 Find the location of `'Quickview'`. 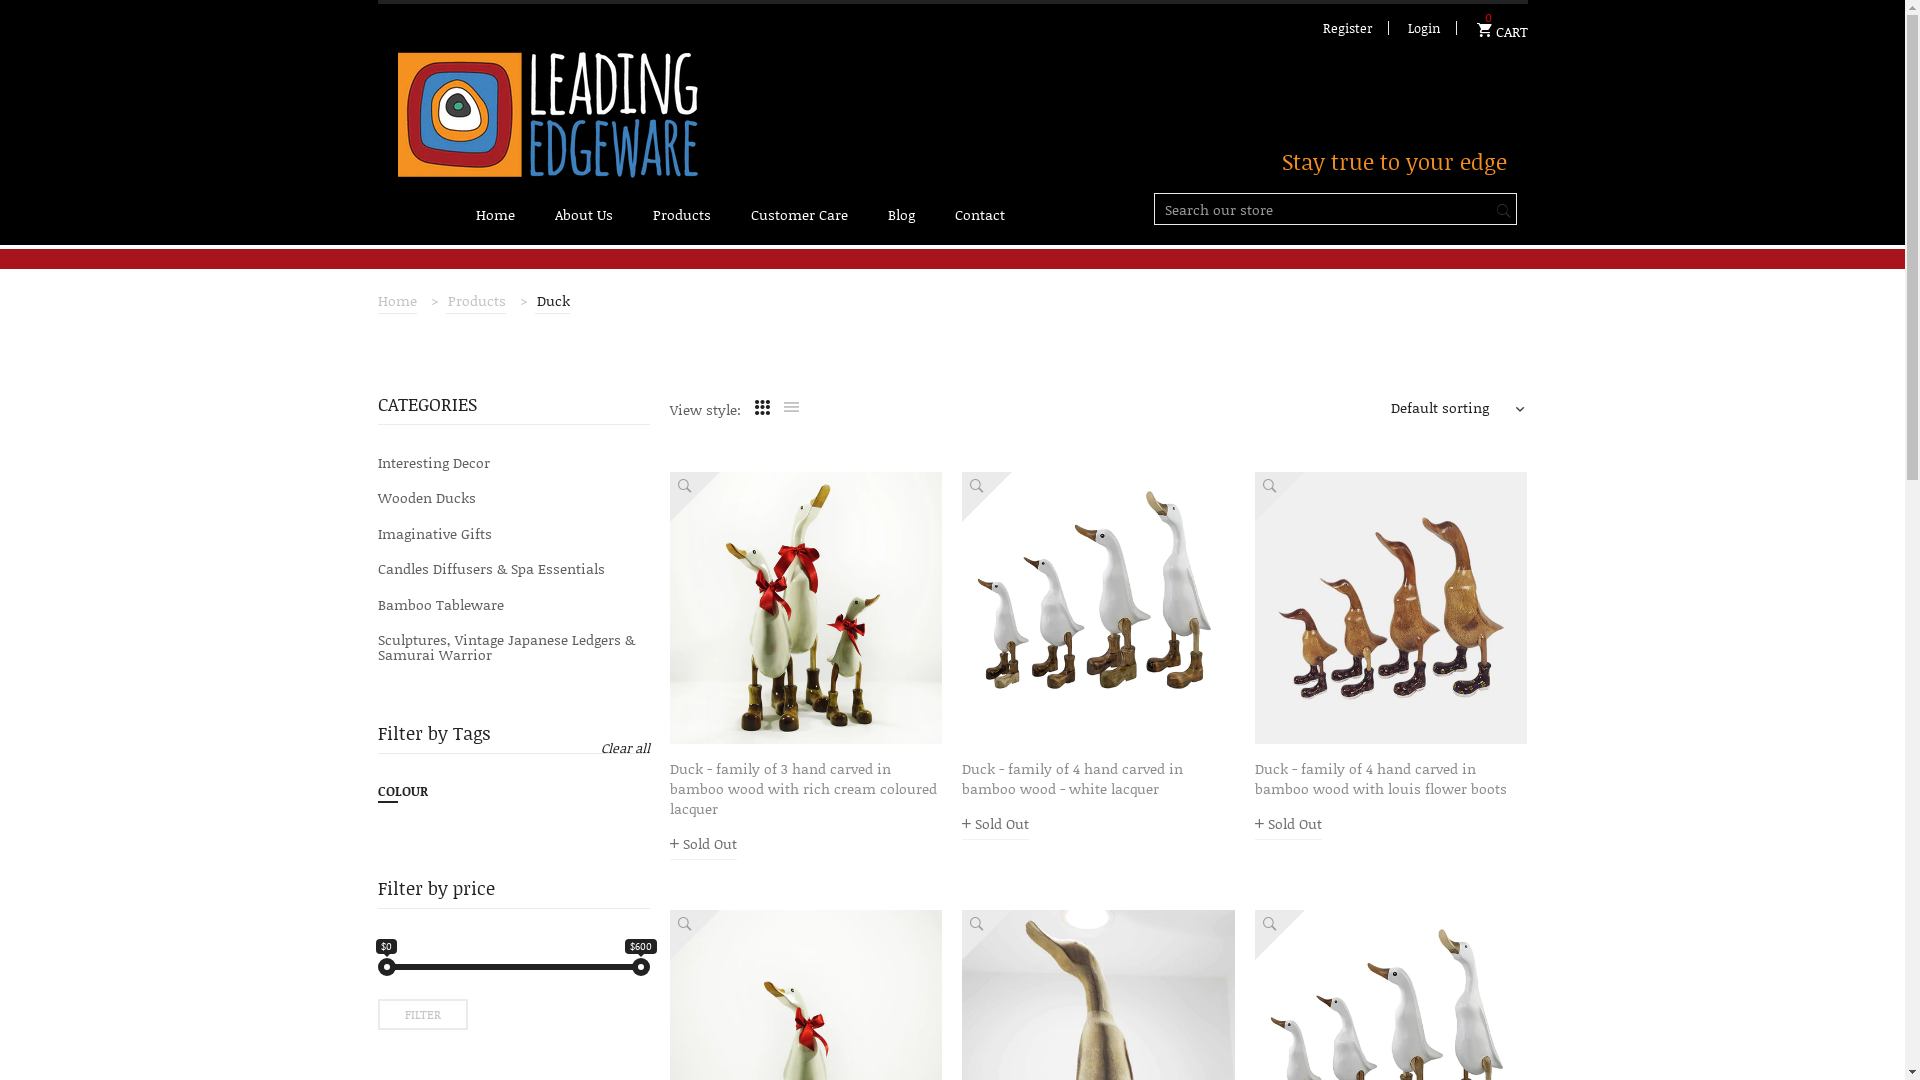

'Quickview' is located at coordinates (670, 496).